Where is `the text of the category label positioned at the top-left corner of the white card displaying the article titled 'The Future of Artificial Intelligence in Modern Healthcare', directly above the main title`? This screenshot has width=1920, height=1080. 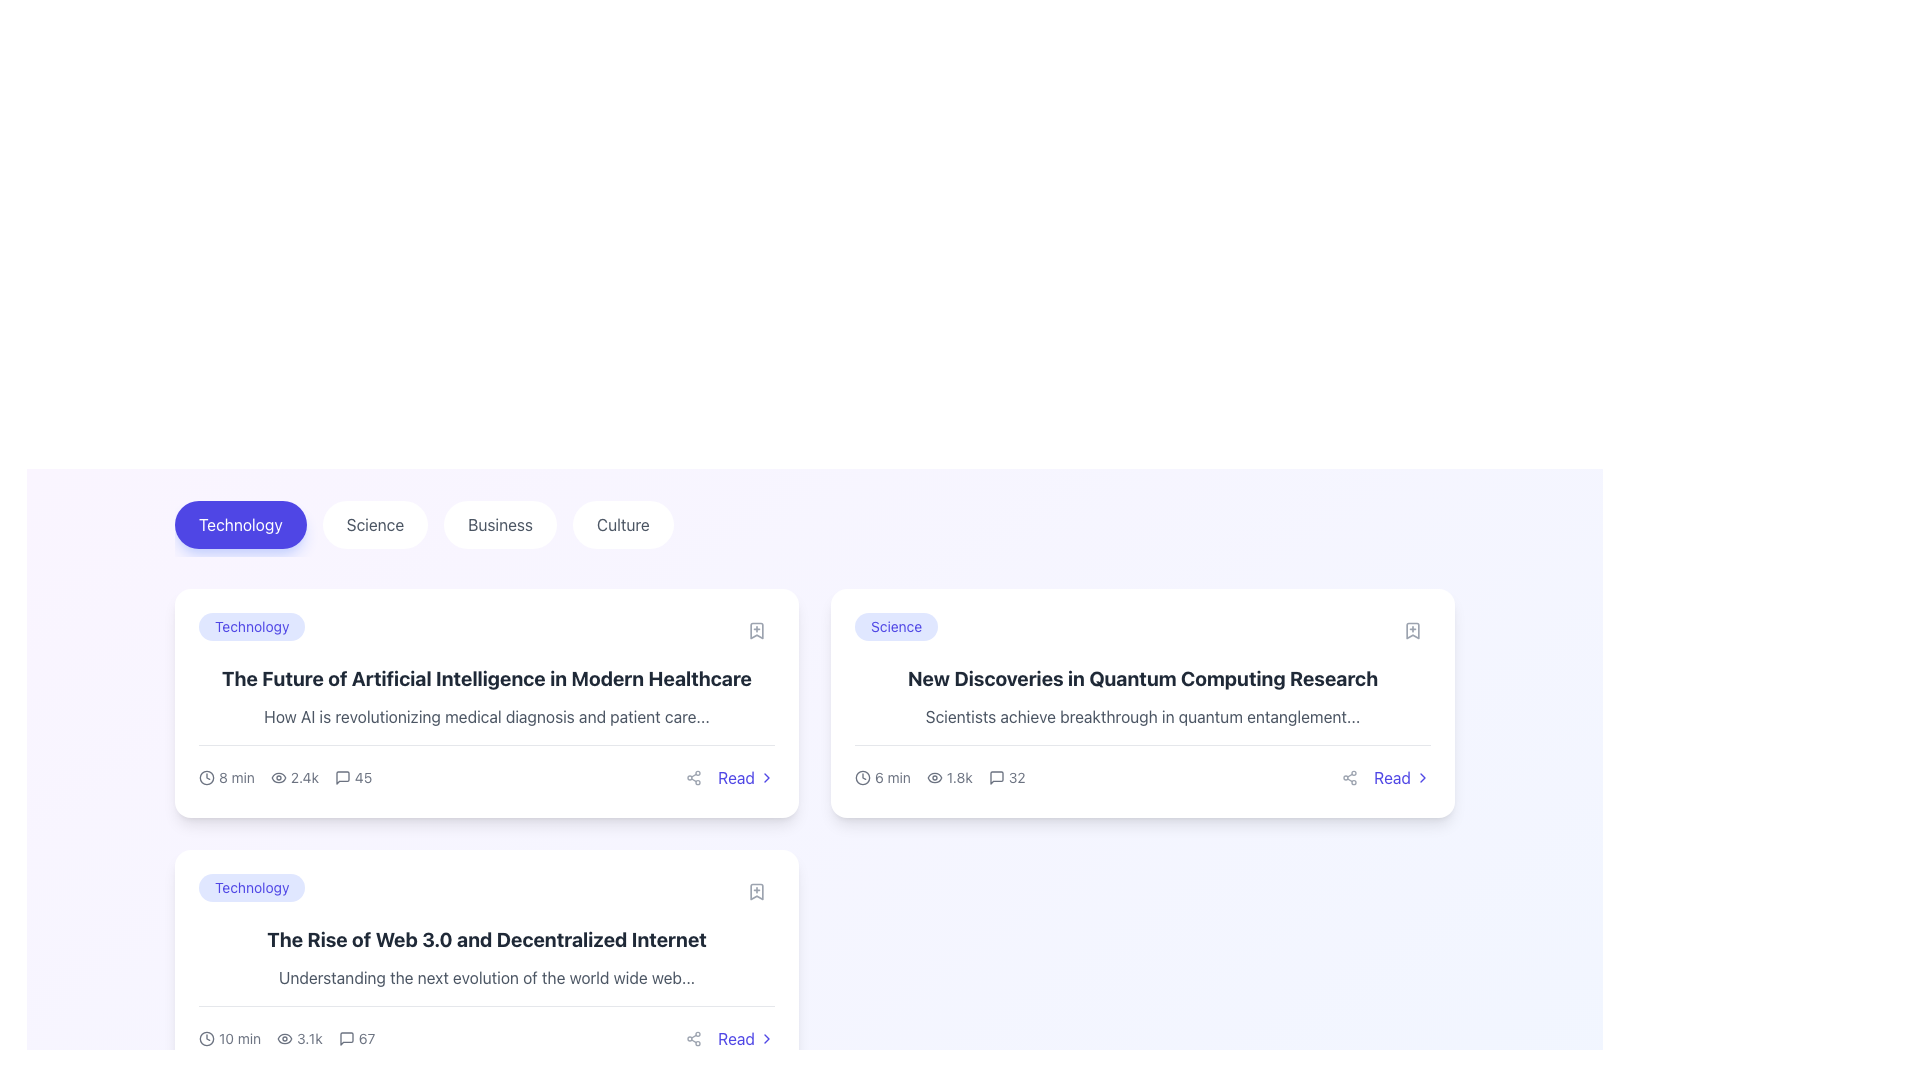 the text of the category label positioned at the top-left corner of the white card displaying the article titled 'The Future of Artificial Intelligence in Modern Healthcare', directly above the main title is located at coordinates (486, 631).